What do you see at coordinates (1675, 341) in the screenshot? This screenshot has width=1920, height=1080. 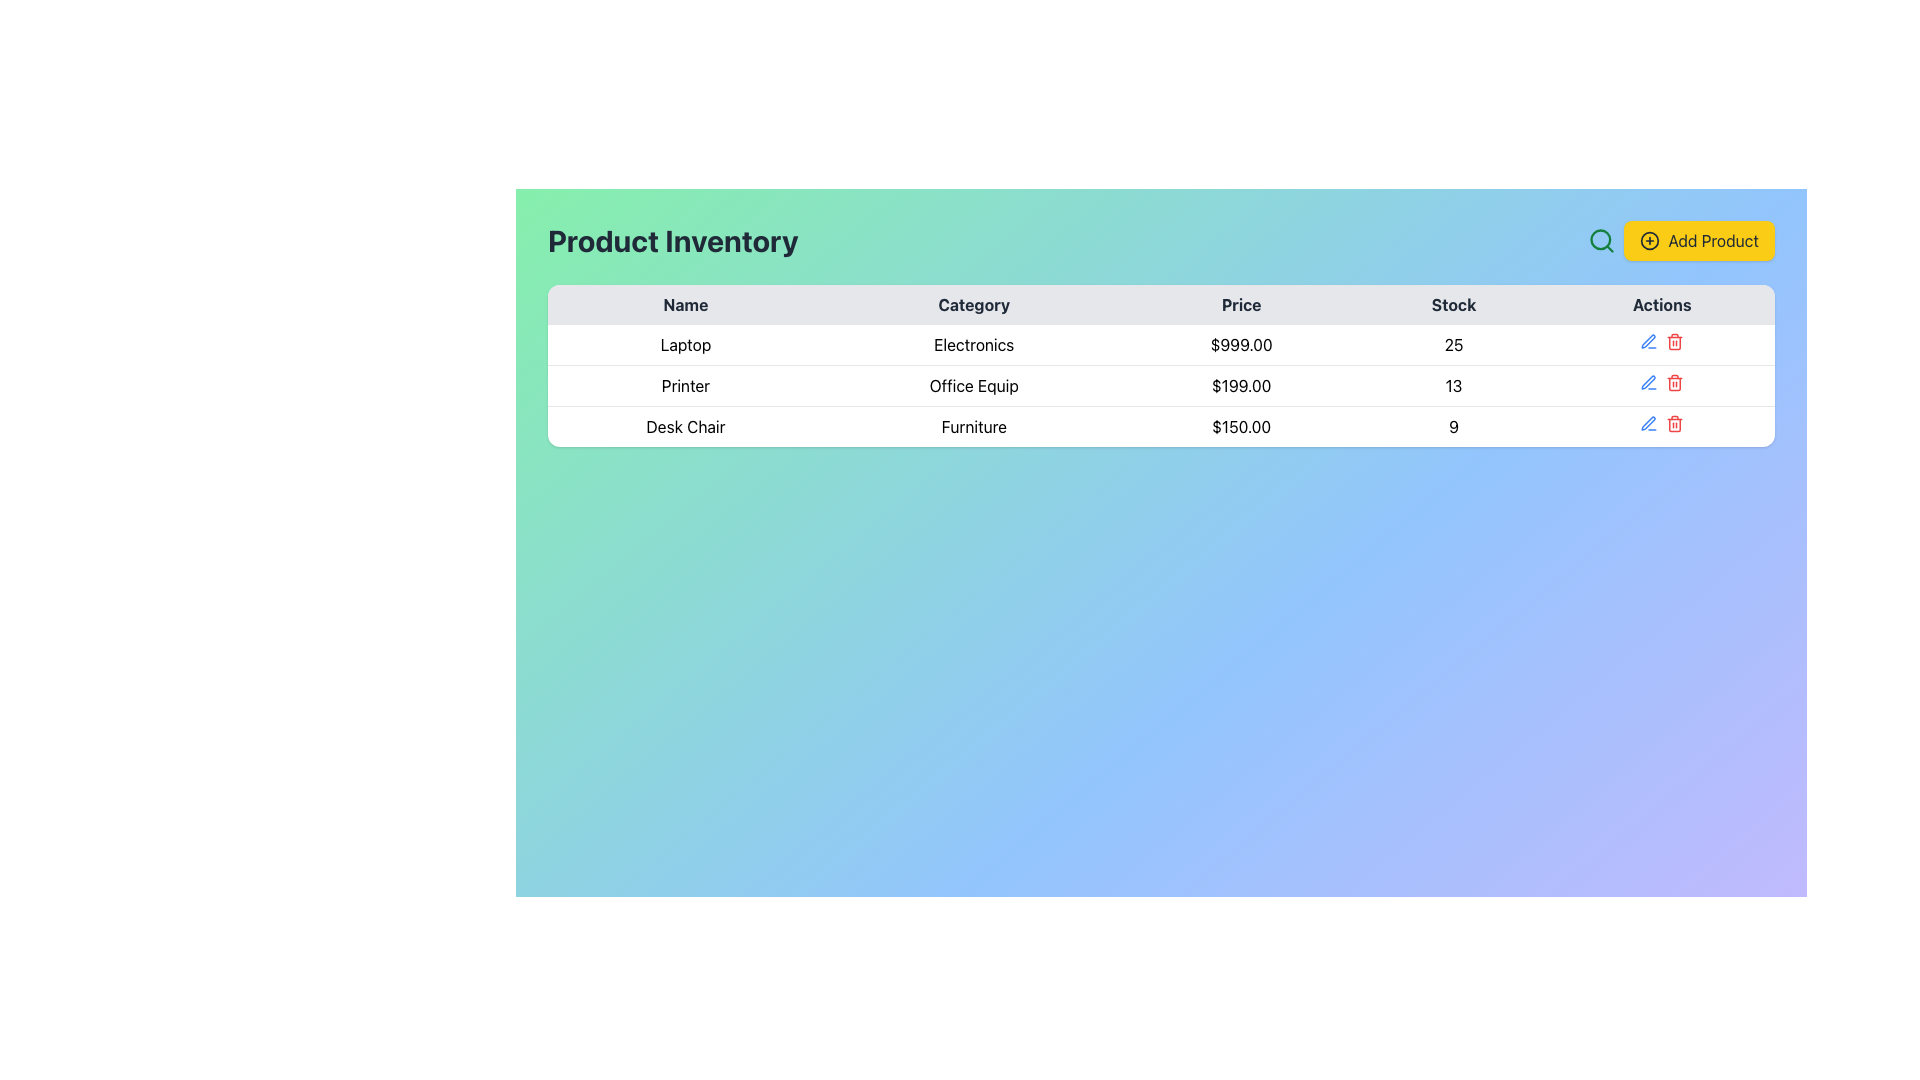 I see `the small red trash bin icon button located in the action column of the first row of the product inventory table` at bounding box center [1675, 341].